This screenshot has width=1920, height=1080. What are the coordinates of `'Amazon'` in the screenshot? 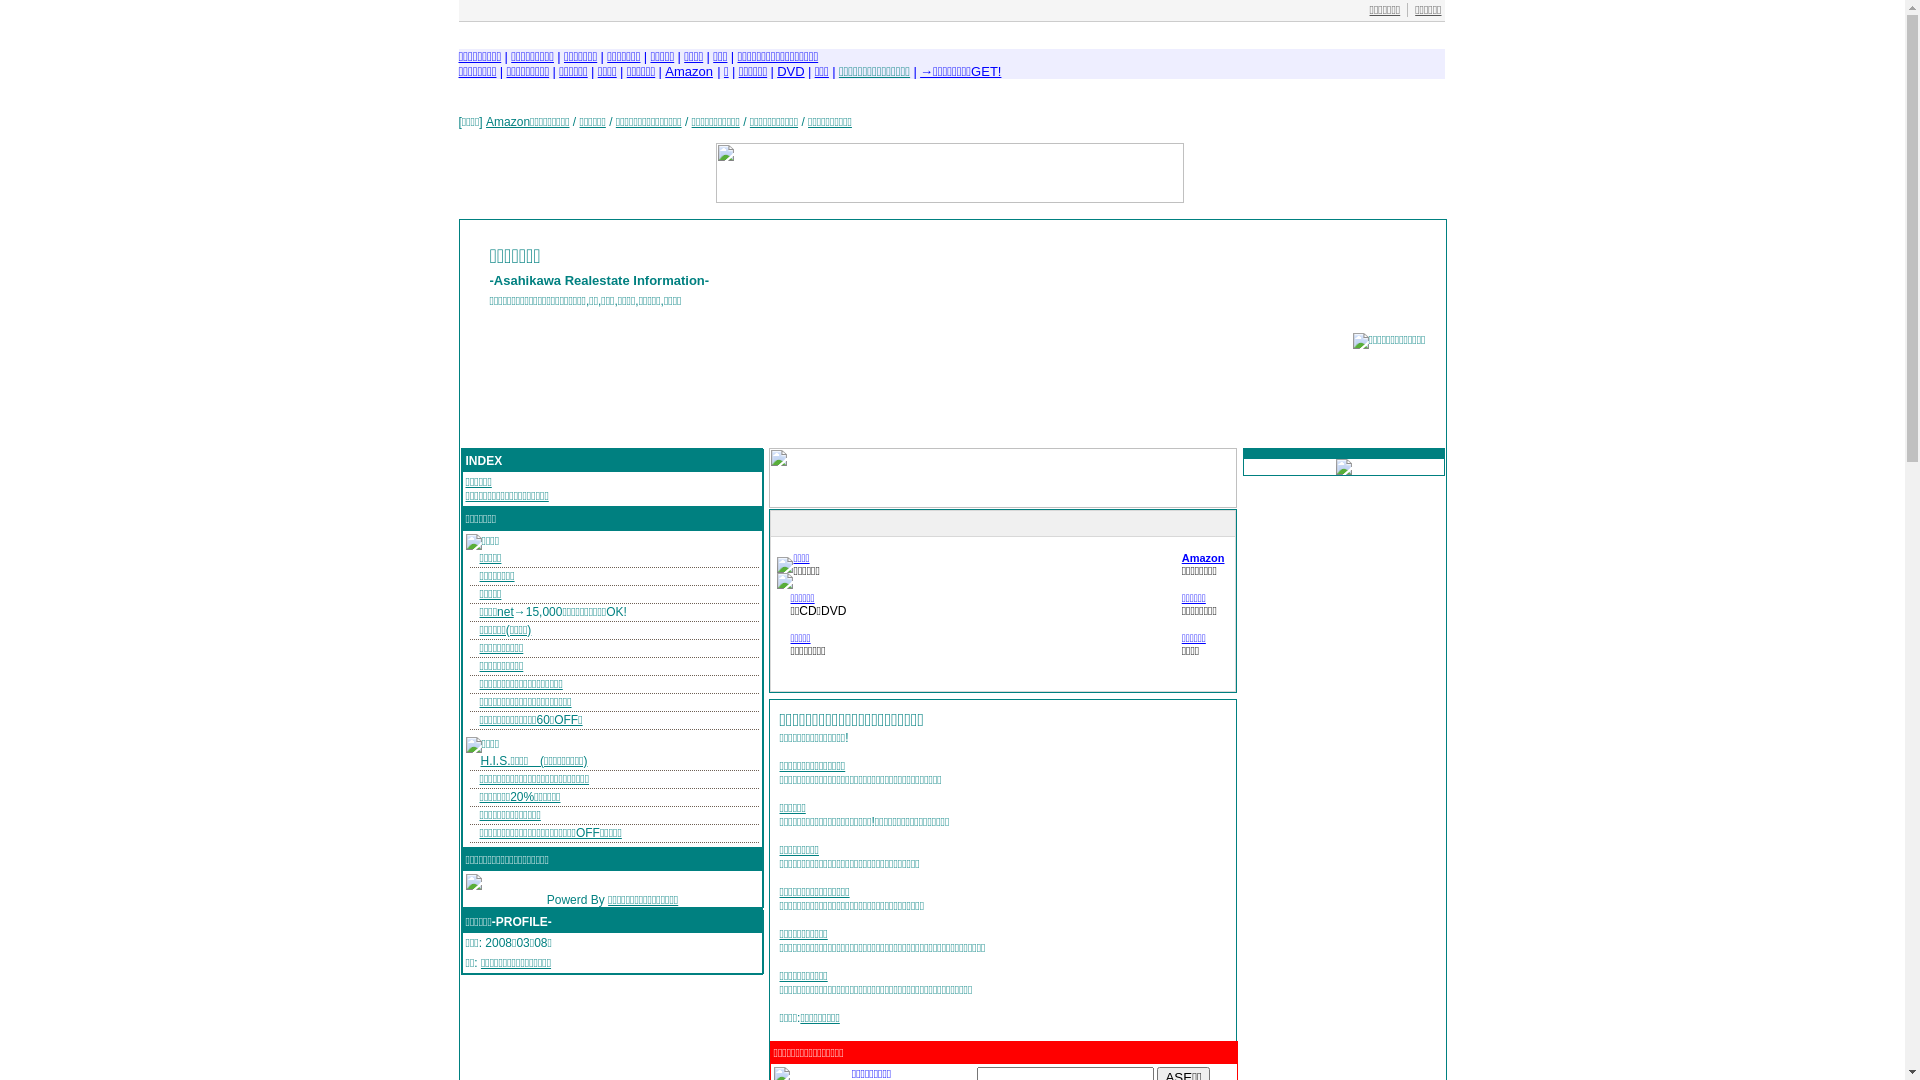 It's located at (689, 70).